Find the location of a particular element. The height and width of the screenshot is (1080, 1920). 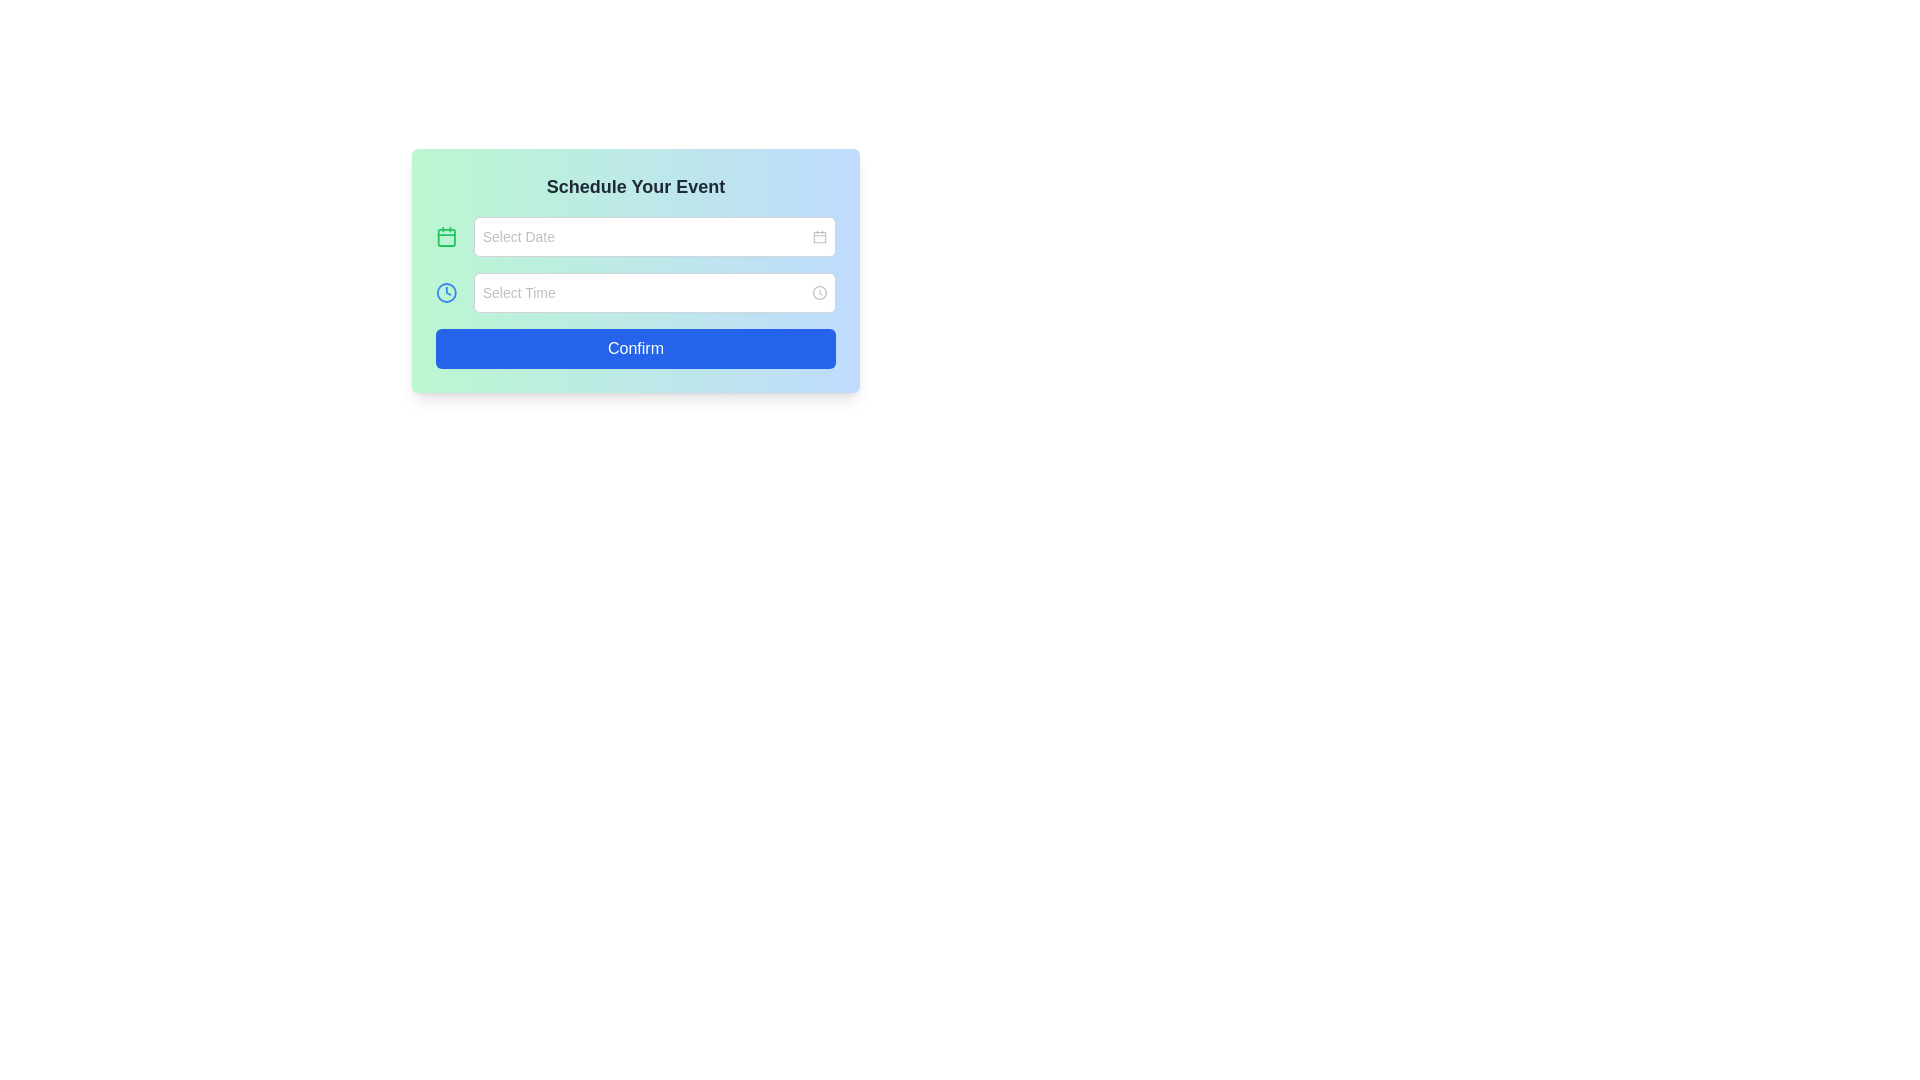

the circular outline of the clock icon next to the 'Select Time' input field is located at coordinates (445, 293).